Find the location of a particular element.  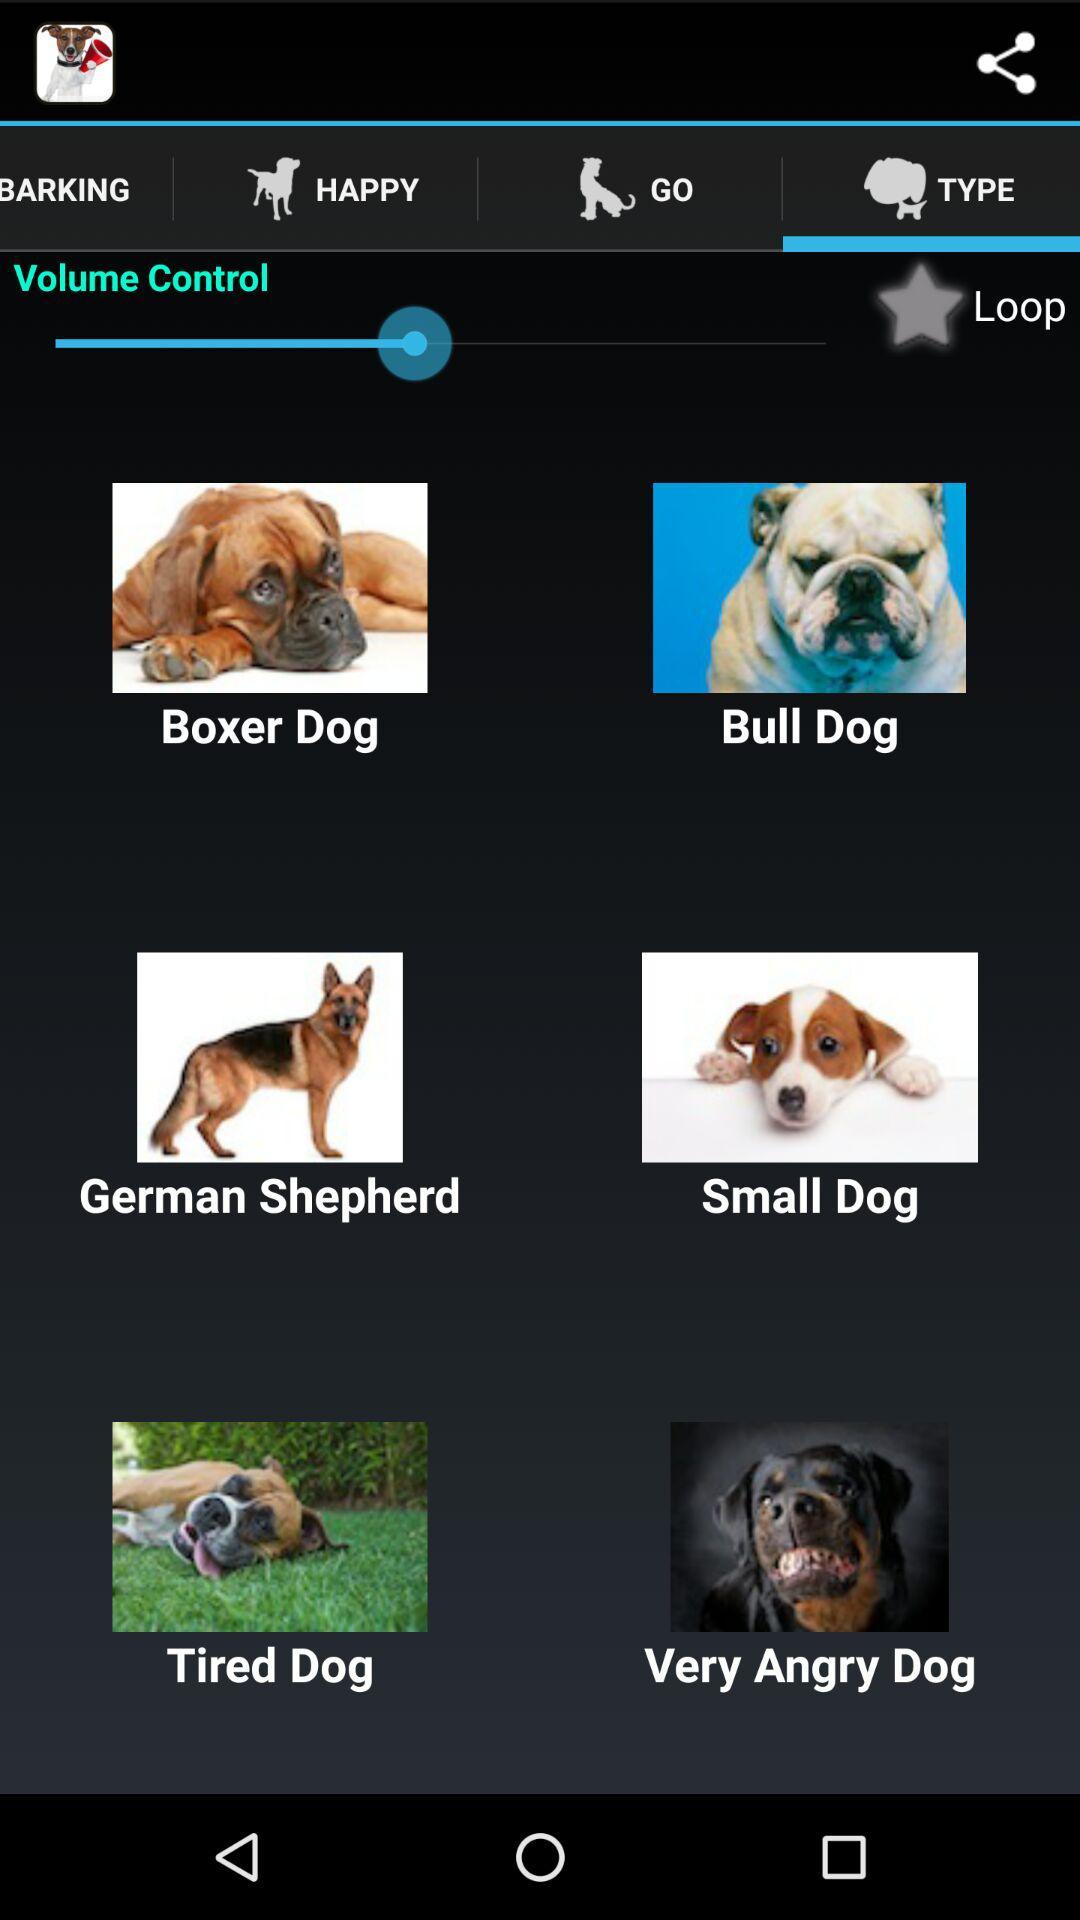

the image which is is at top left side of the page is located at coordinates (72, 62).